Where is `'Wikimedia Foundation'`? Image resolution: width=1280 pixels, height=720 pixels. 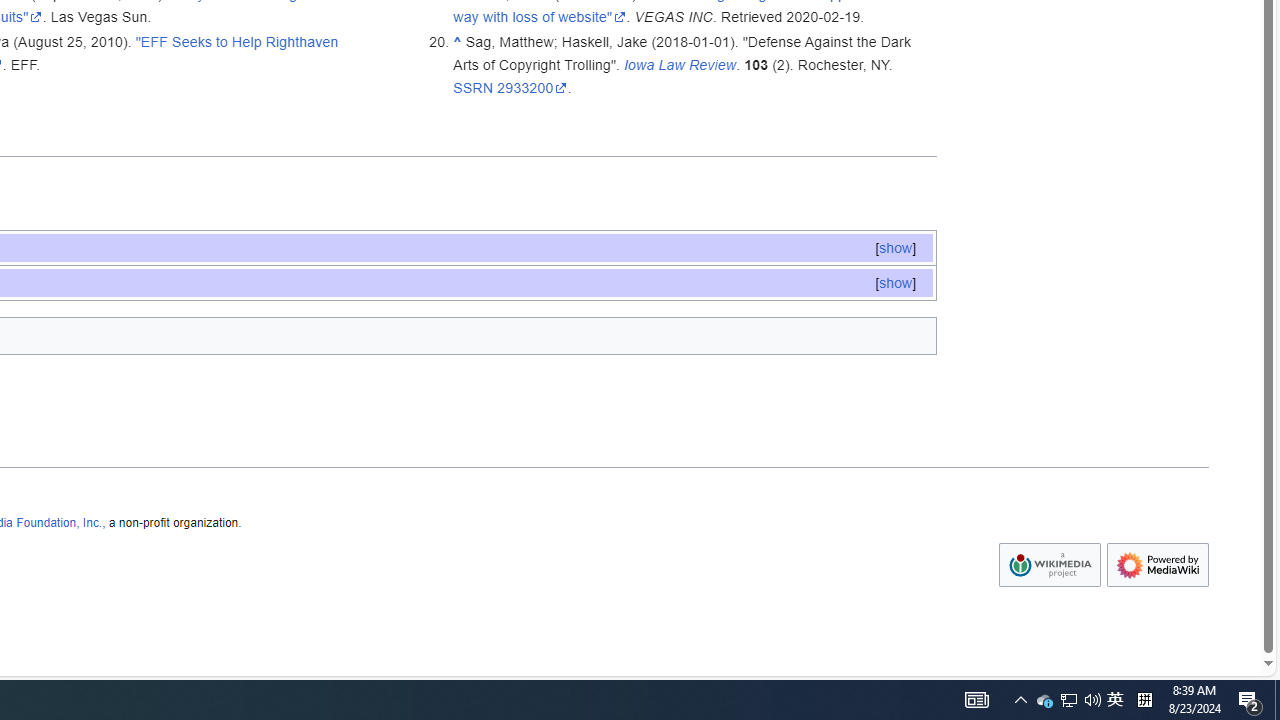
'Wikimedia Foundation' is located at coordinates (1049, 565).